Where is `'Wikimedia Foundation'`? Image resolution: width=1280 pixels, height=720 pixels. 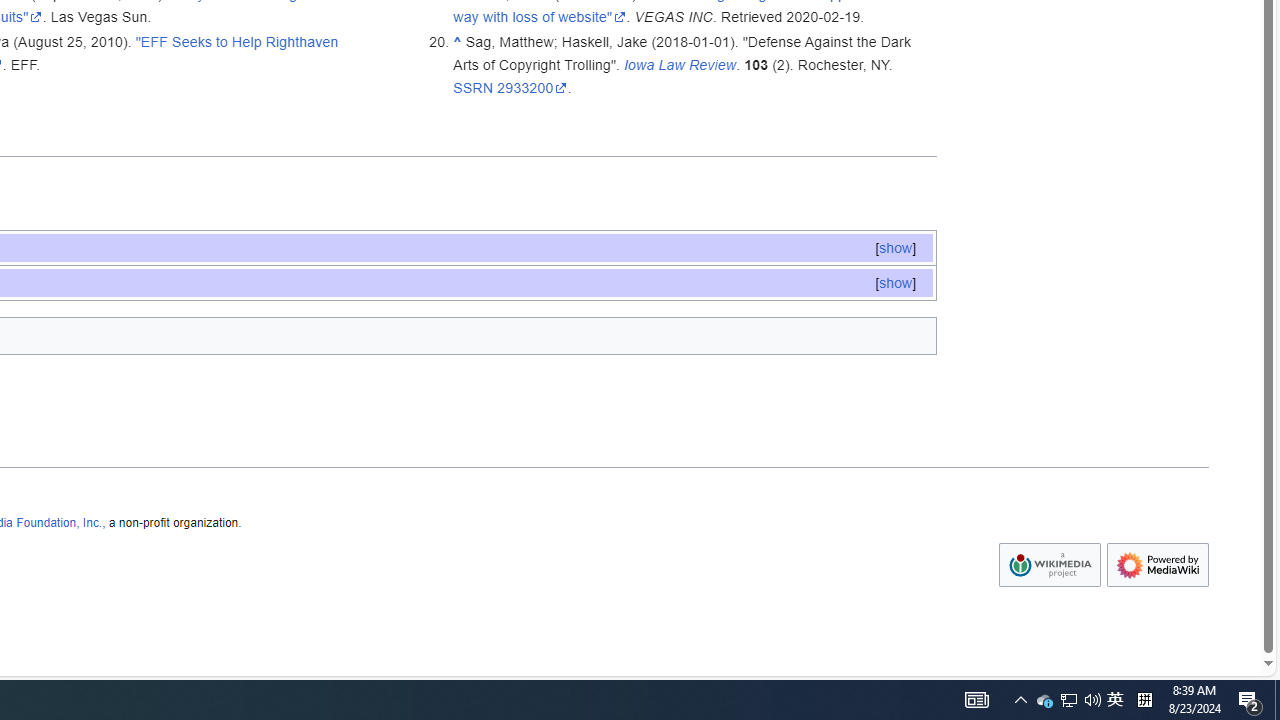
'Wikimedia Foundation' is located at coordinates (1049, 565).